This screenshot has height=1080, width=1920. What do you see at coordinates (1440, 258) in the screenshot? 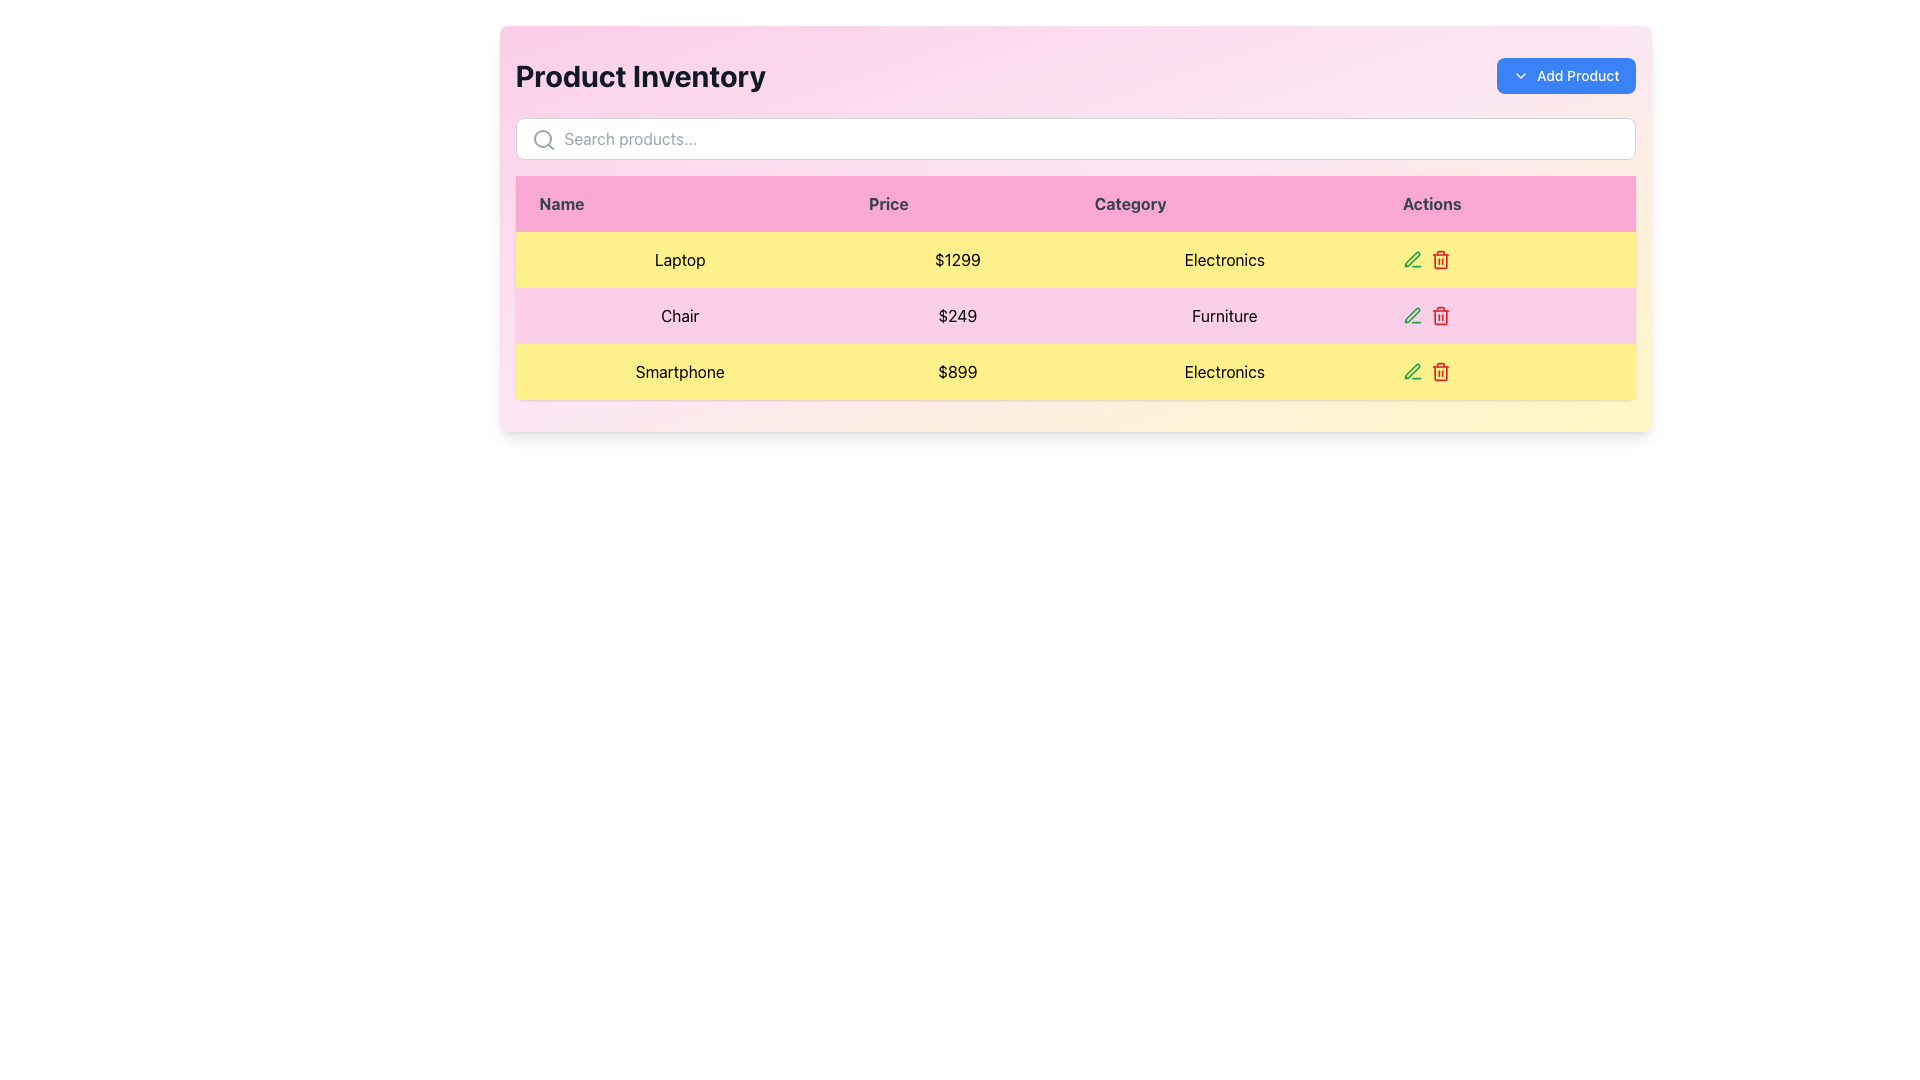
I see `the red trash bin icon in the 'Actions' column, specifically in the third row associated with the 'Smartphone' item` at bounding box center [1440, 258].